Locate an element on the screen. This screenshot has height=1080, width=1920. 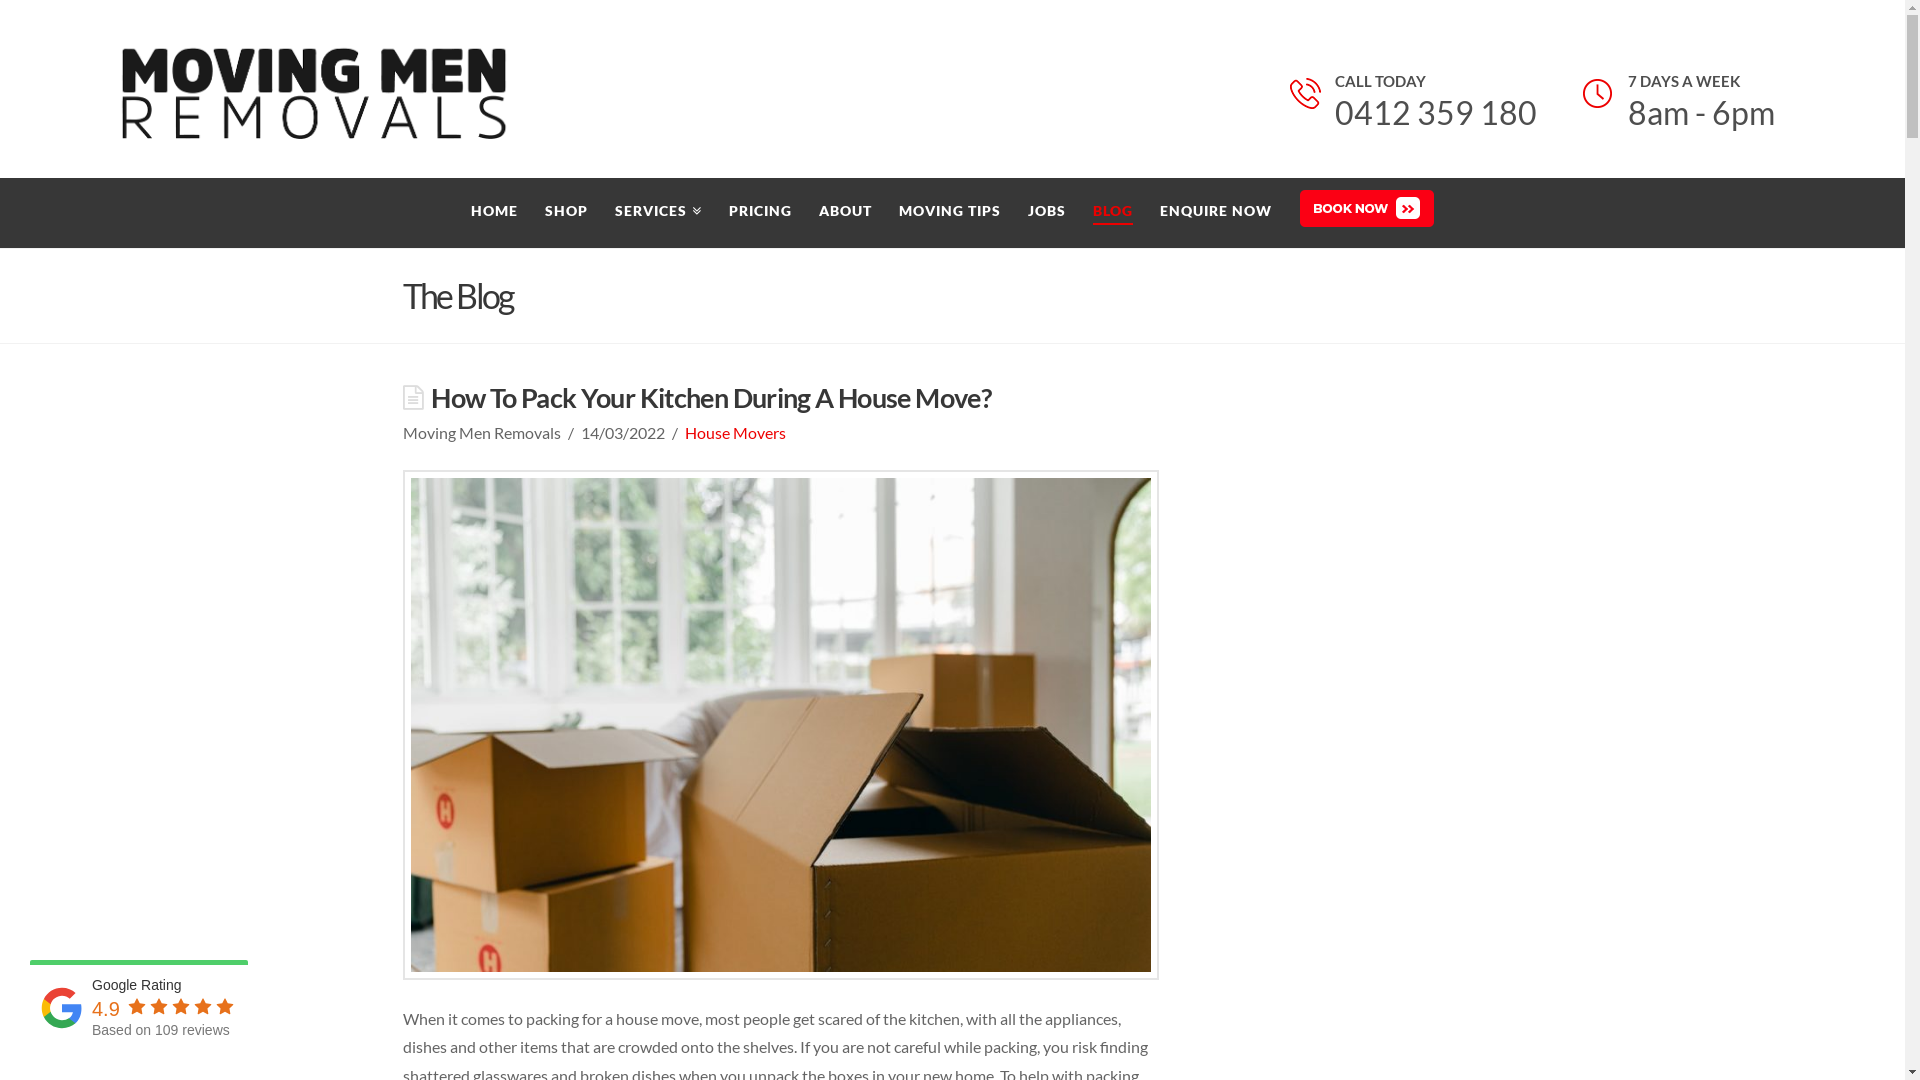
'ABOUT' is located at coordinates (844, 212).